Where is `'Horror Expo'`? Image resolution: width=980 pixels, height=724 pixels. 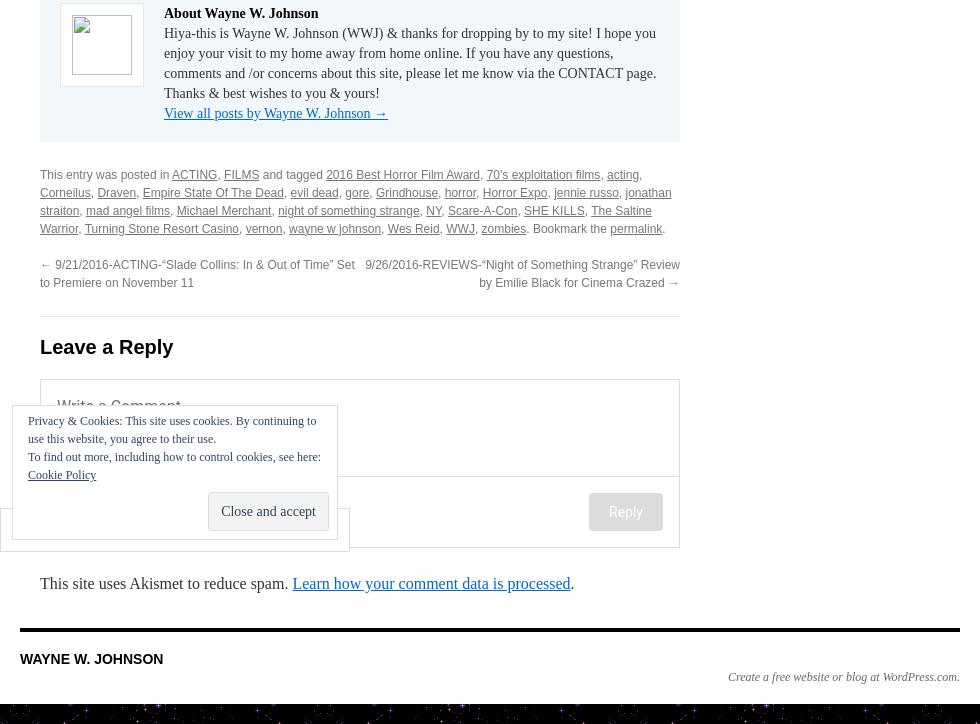 'Horror Expo' is located at coordinates (481, 192).